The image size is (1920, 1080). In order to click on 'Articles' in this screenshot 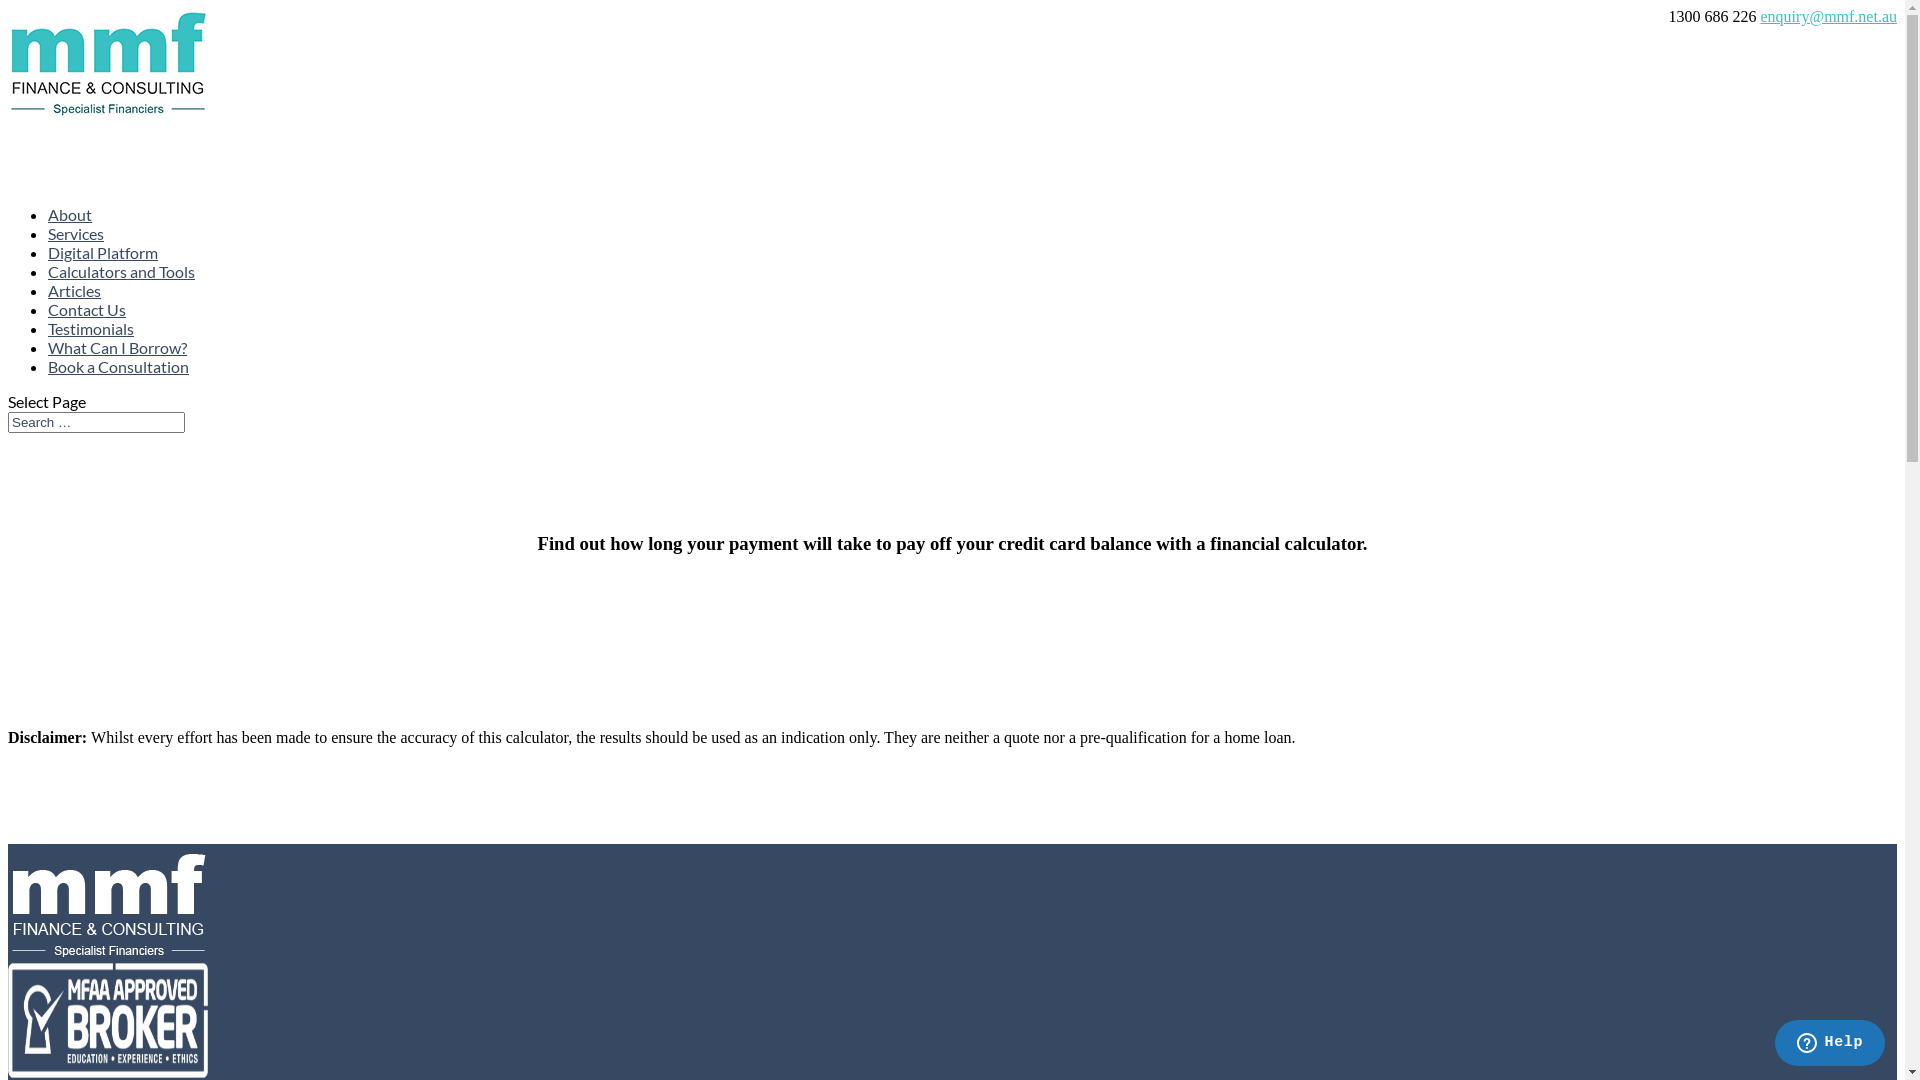, I will do `click(74, 320)`.